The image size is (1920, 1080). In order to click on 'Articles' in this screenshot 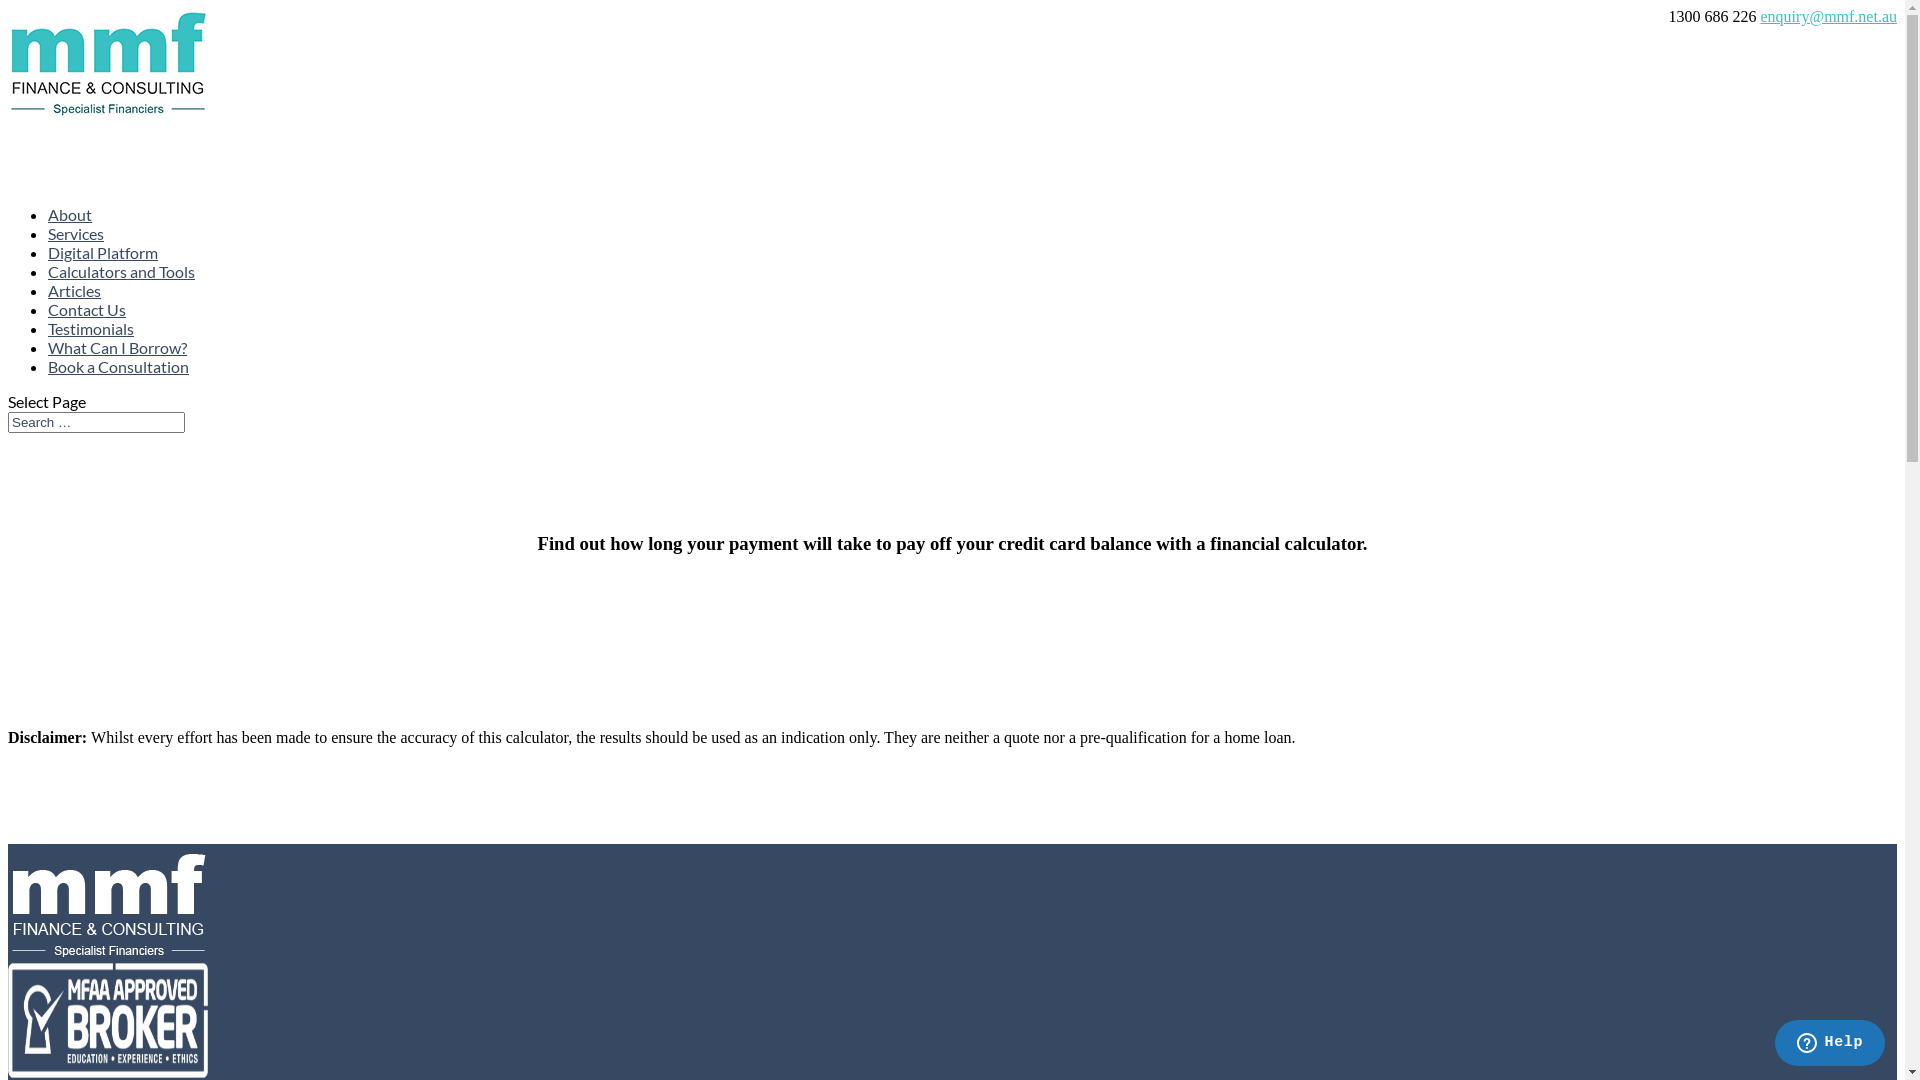, I will do `click(74, 320)`.